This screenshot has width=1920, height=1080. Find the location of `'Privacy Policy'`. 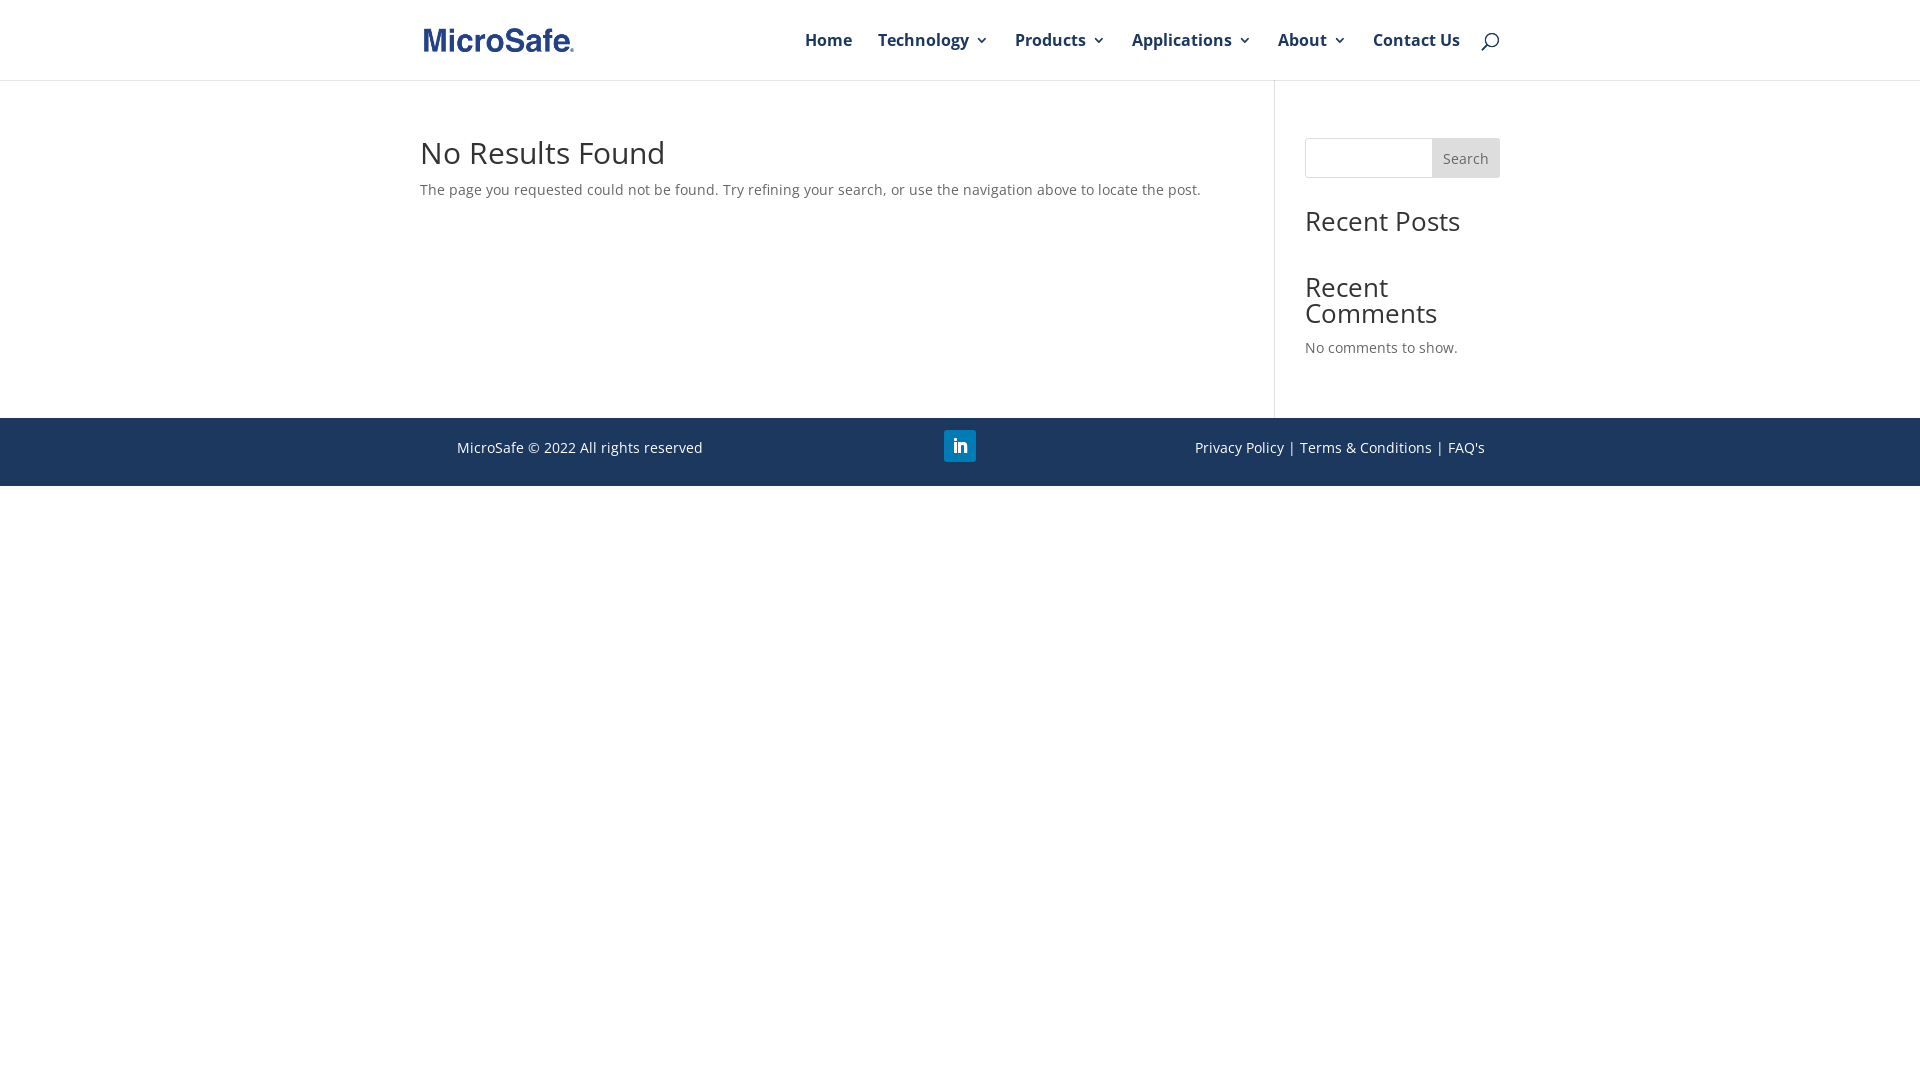

'Privacy Policy' is located at coordinates (1238, 446).